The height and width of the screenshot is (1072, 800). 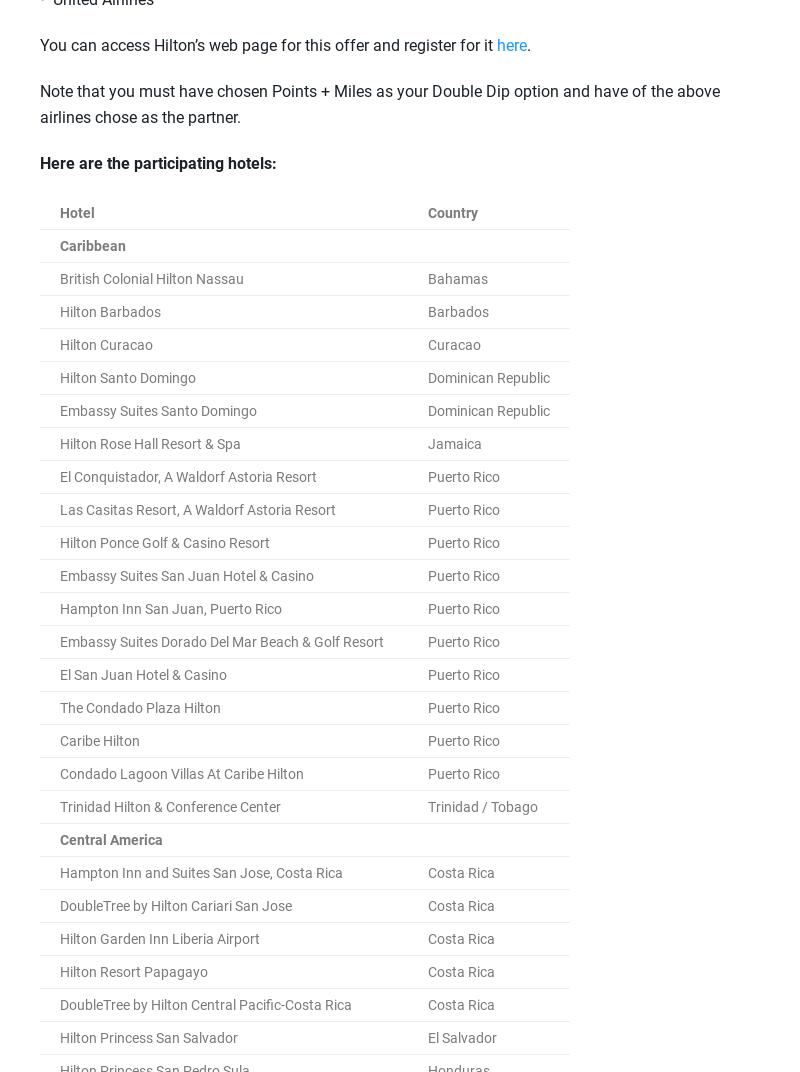 What do you see at coordinates (59, 410) in the screenshot?
I see `'Embassy Suites Santo Domingo'` at bounding box center [59, 410].